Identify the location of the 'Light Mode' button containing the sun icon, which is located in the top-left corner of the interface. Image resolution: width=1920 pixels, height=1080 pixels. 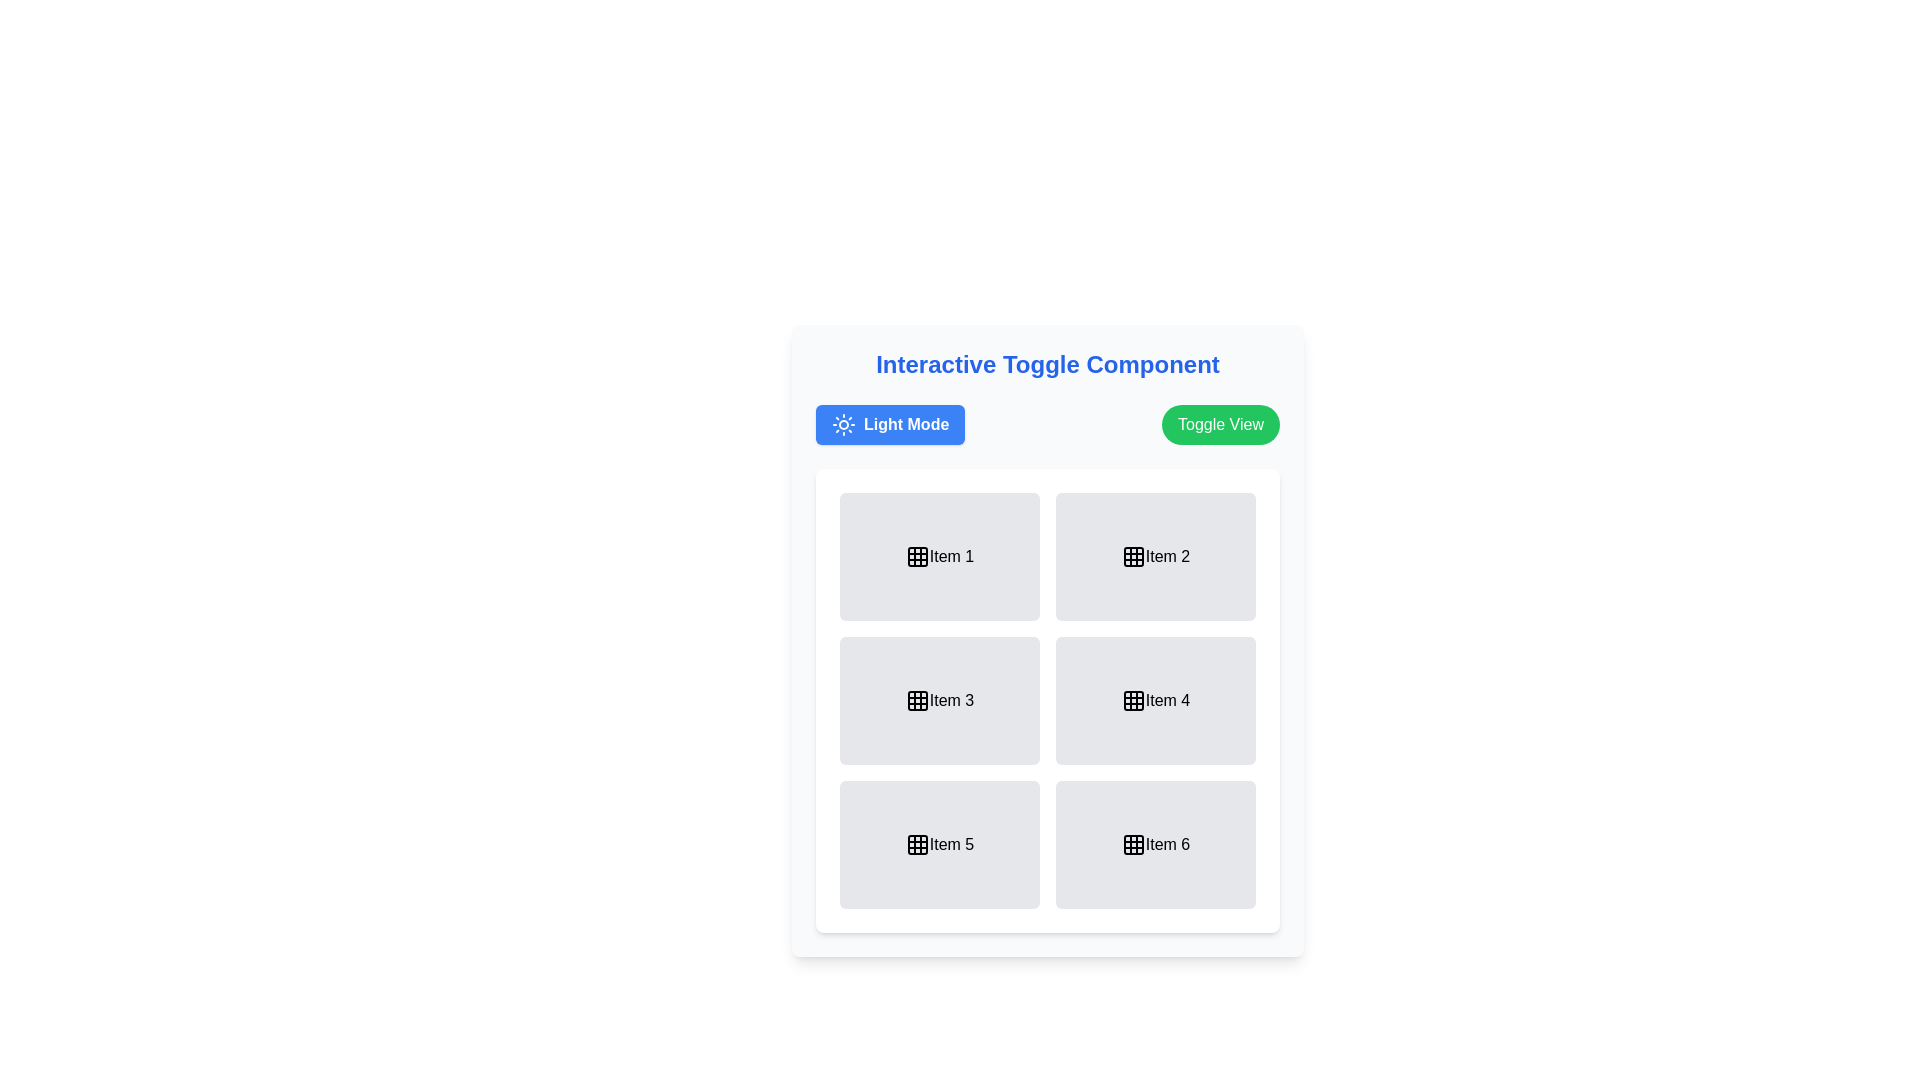
(844, 423).